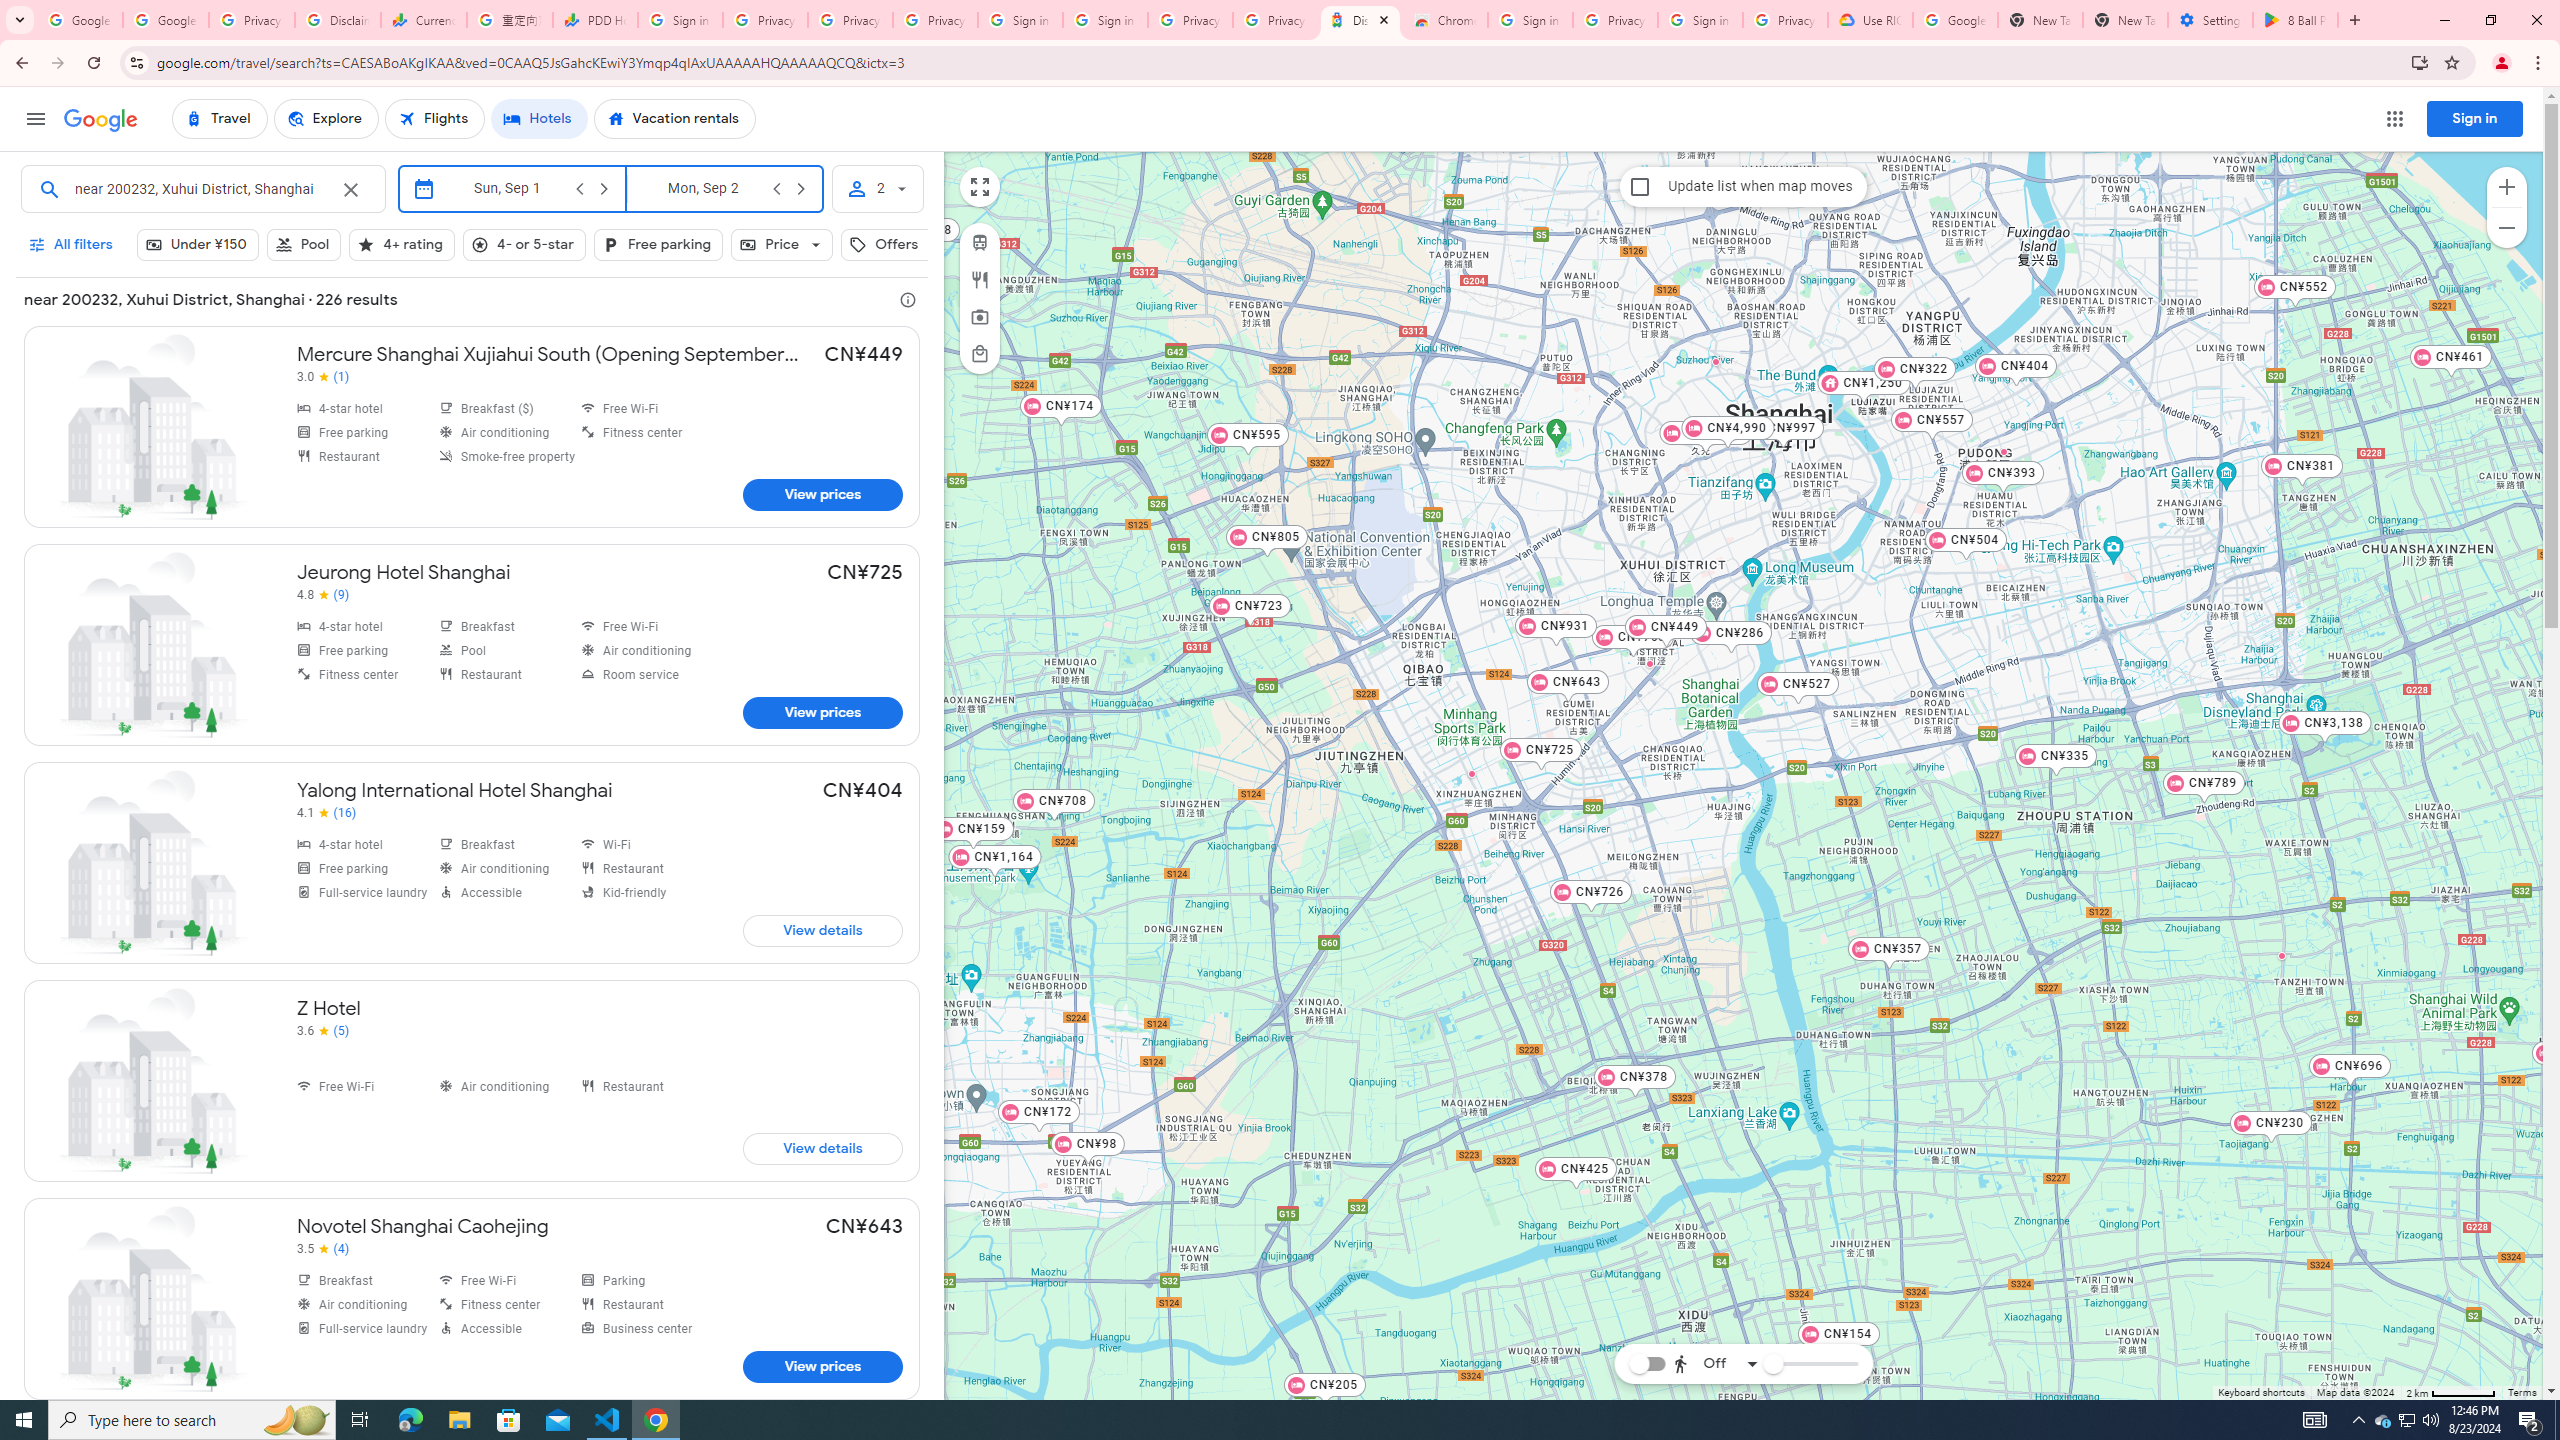  Describe the element at coordinates (523, 244) in the screenshot. I see `'4- or 5-star, Hotel class, Not selected'` at that location.